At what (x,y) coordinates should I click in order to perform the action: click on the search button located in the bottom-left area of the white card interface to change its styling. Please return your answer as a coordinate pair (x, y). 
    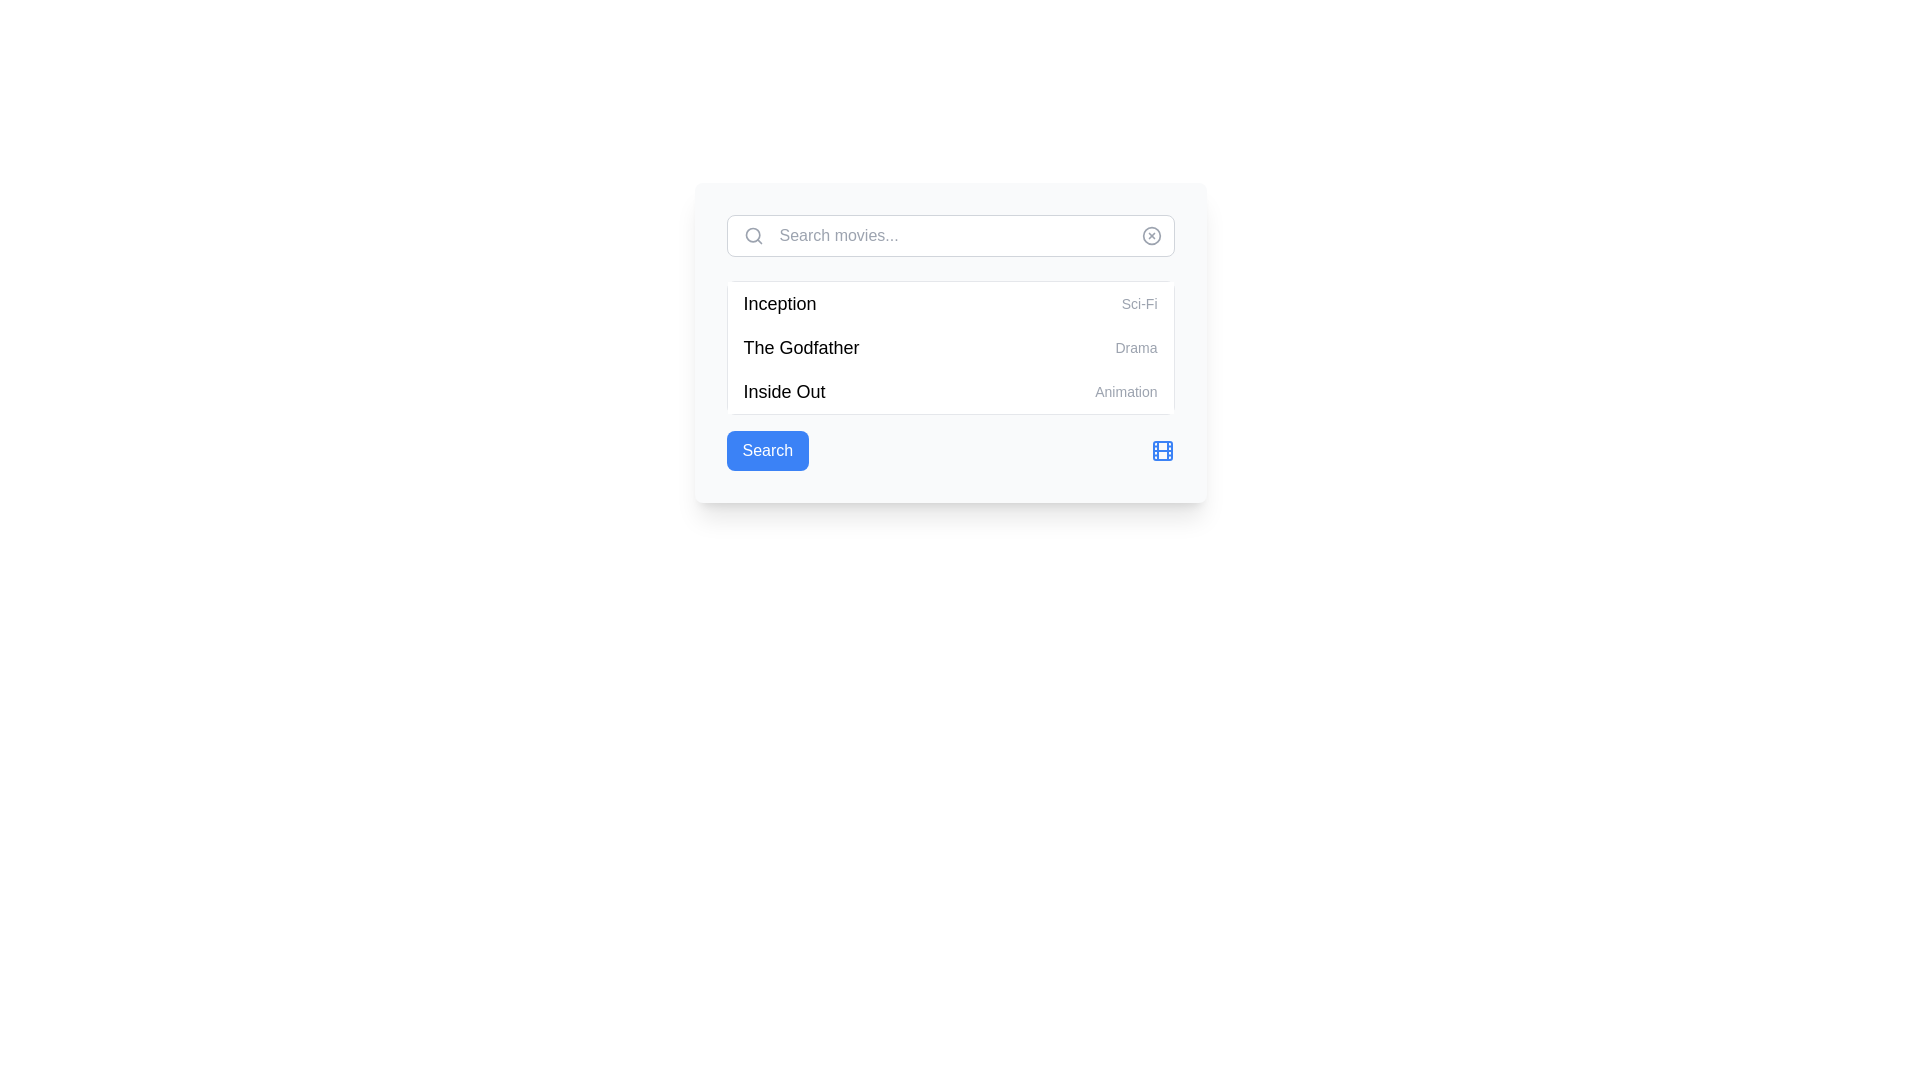
    Looking at the image, I should click on (766, 451).